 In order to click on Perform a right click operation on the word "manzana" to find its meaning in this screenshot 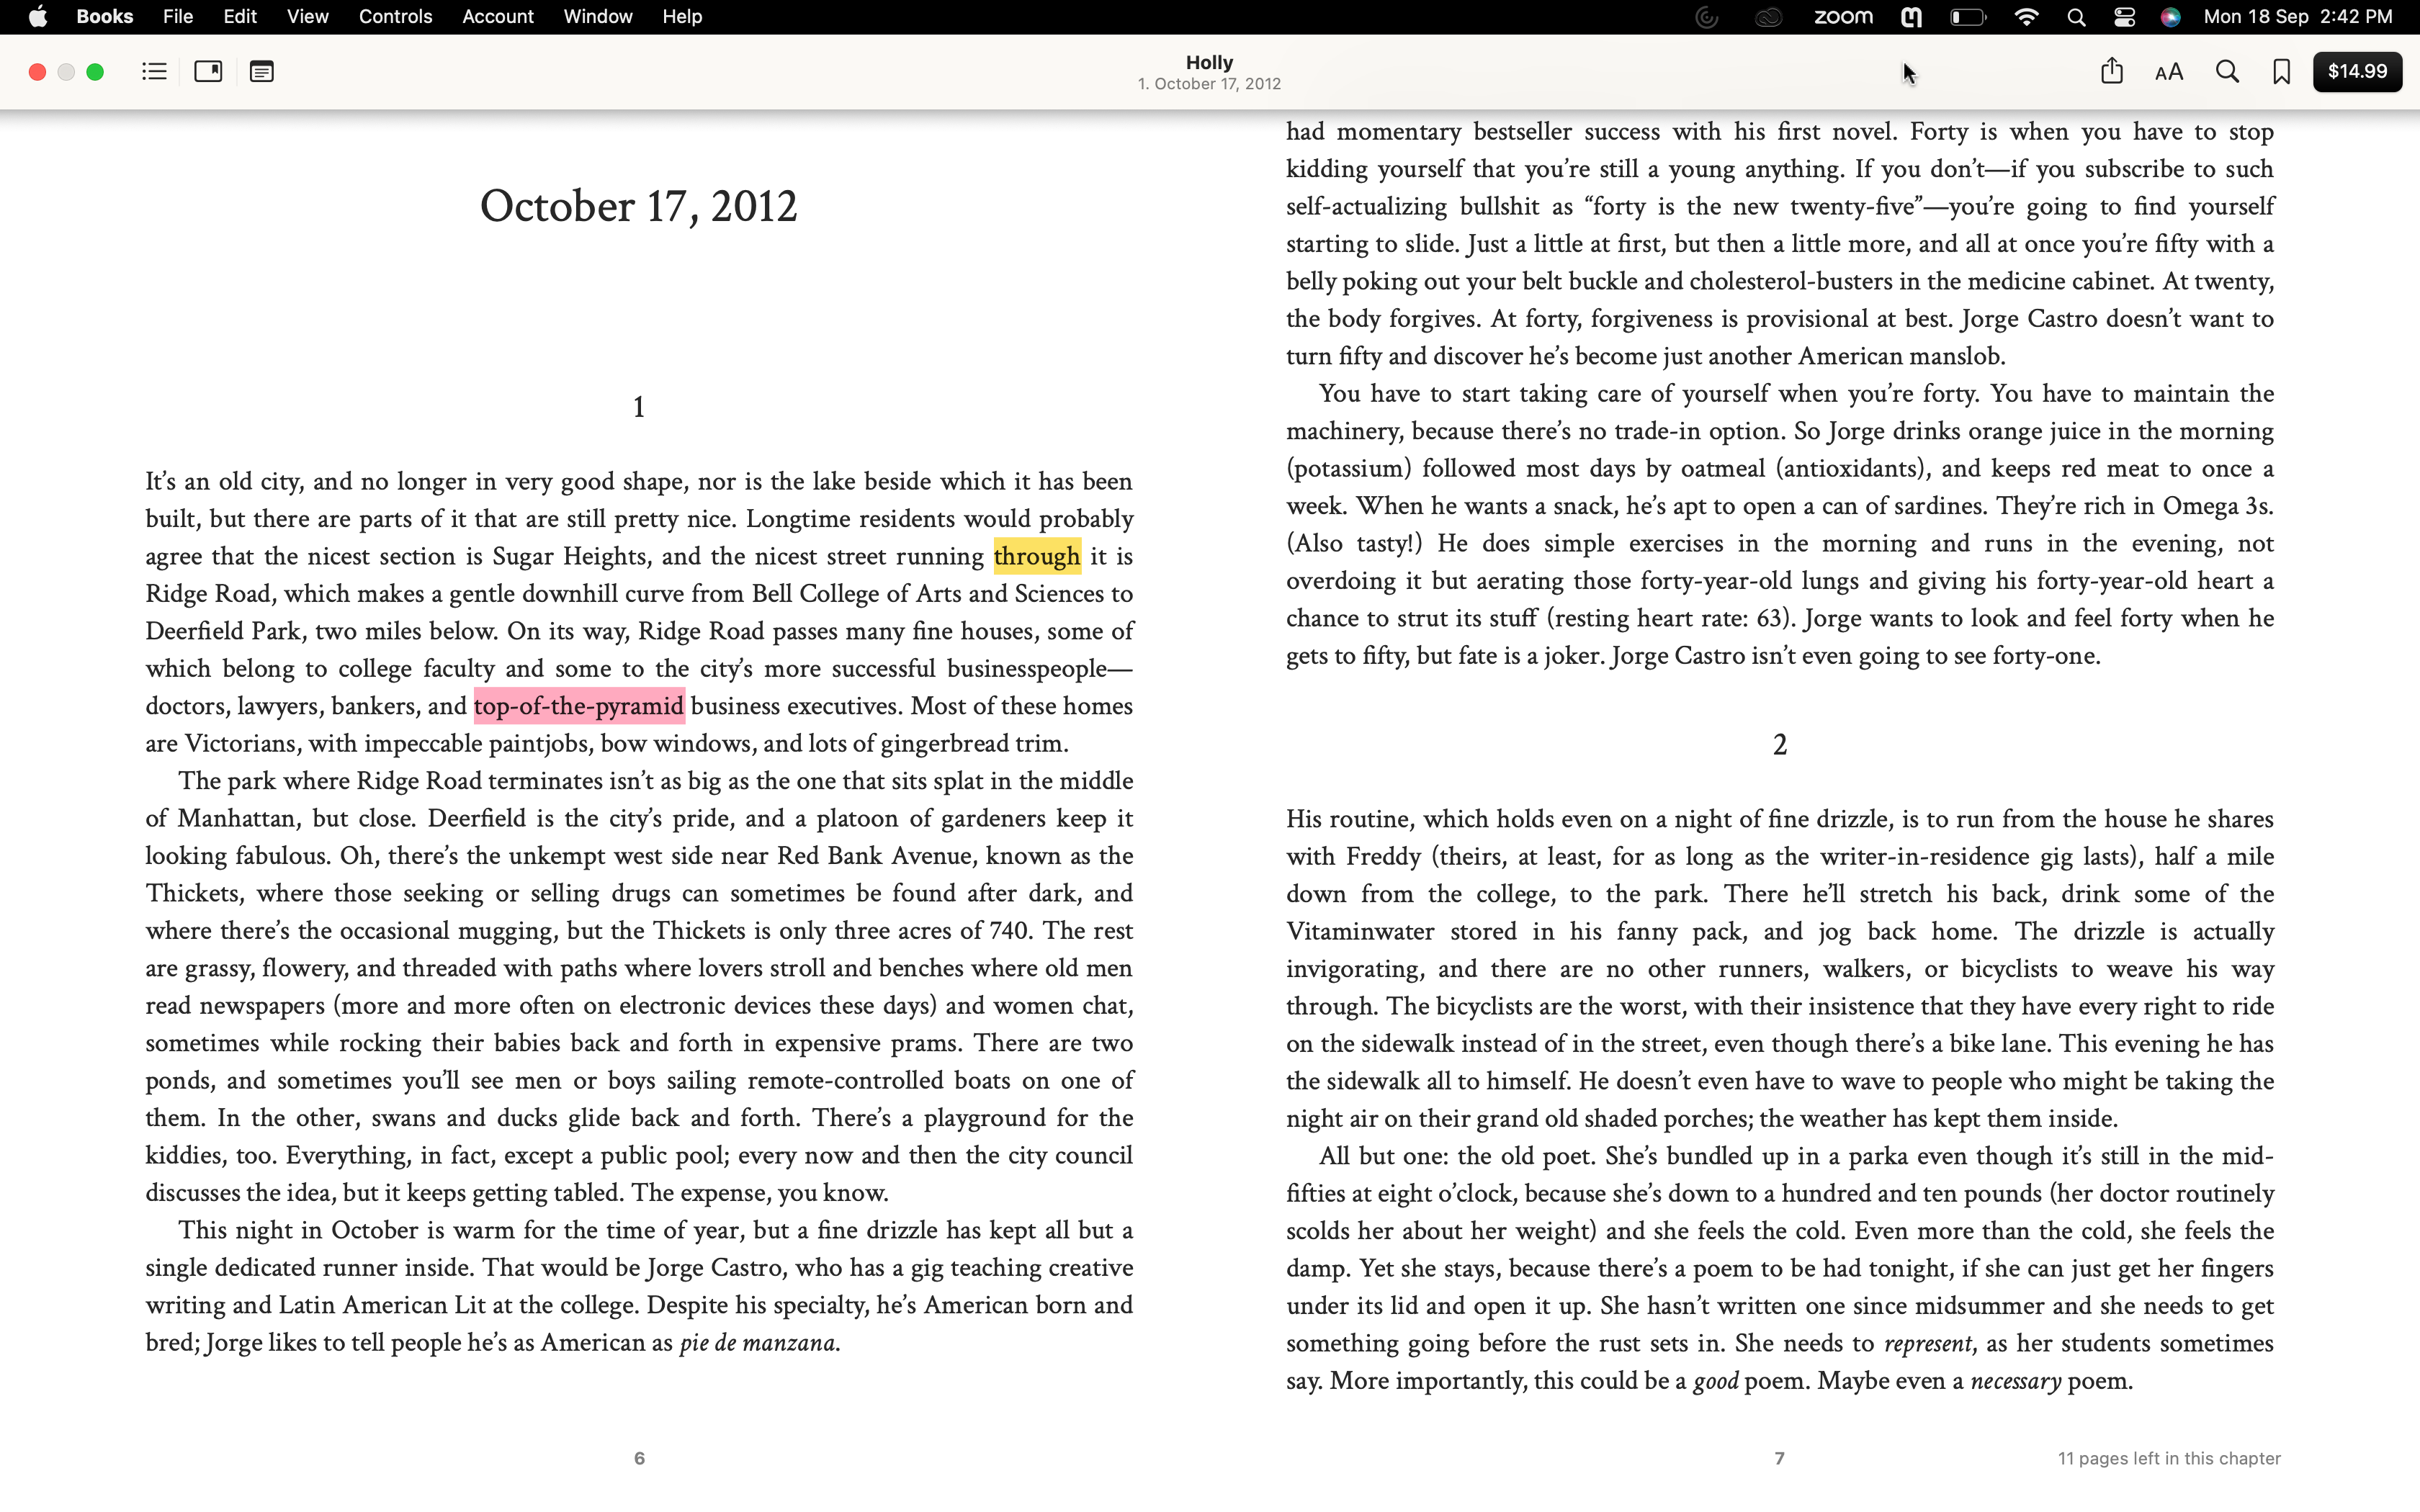, I will do `click(830, 1342)`.